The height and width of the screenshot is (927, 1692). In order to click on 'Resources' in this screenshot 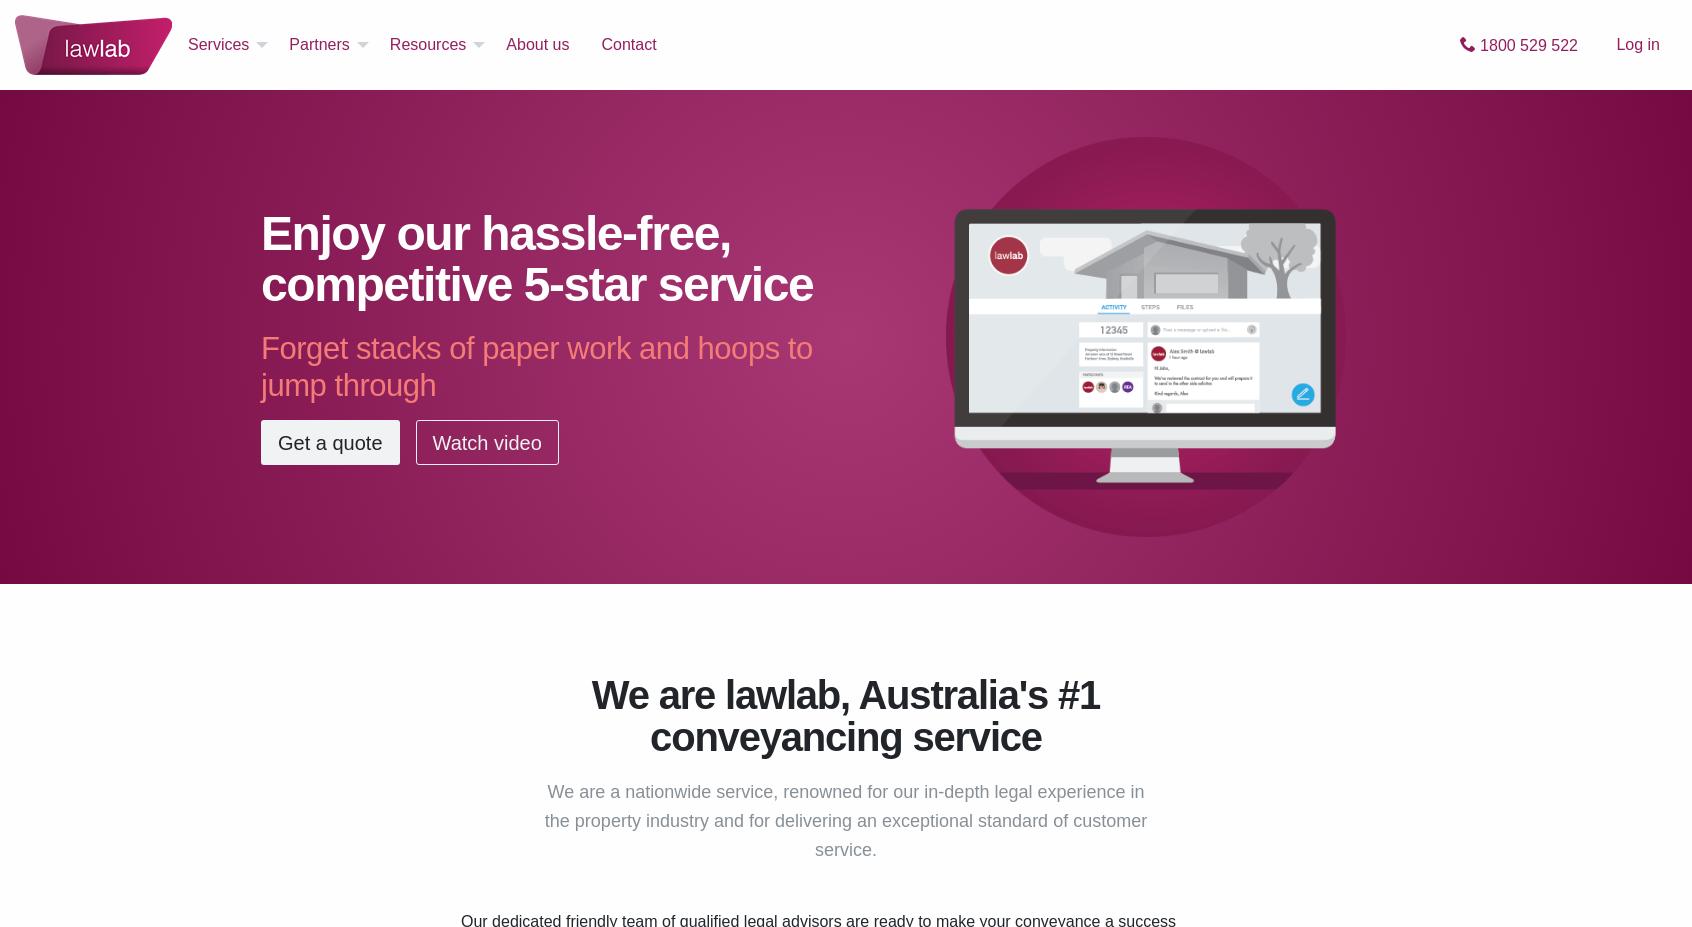, I will do `click(426, 43)`.